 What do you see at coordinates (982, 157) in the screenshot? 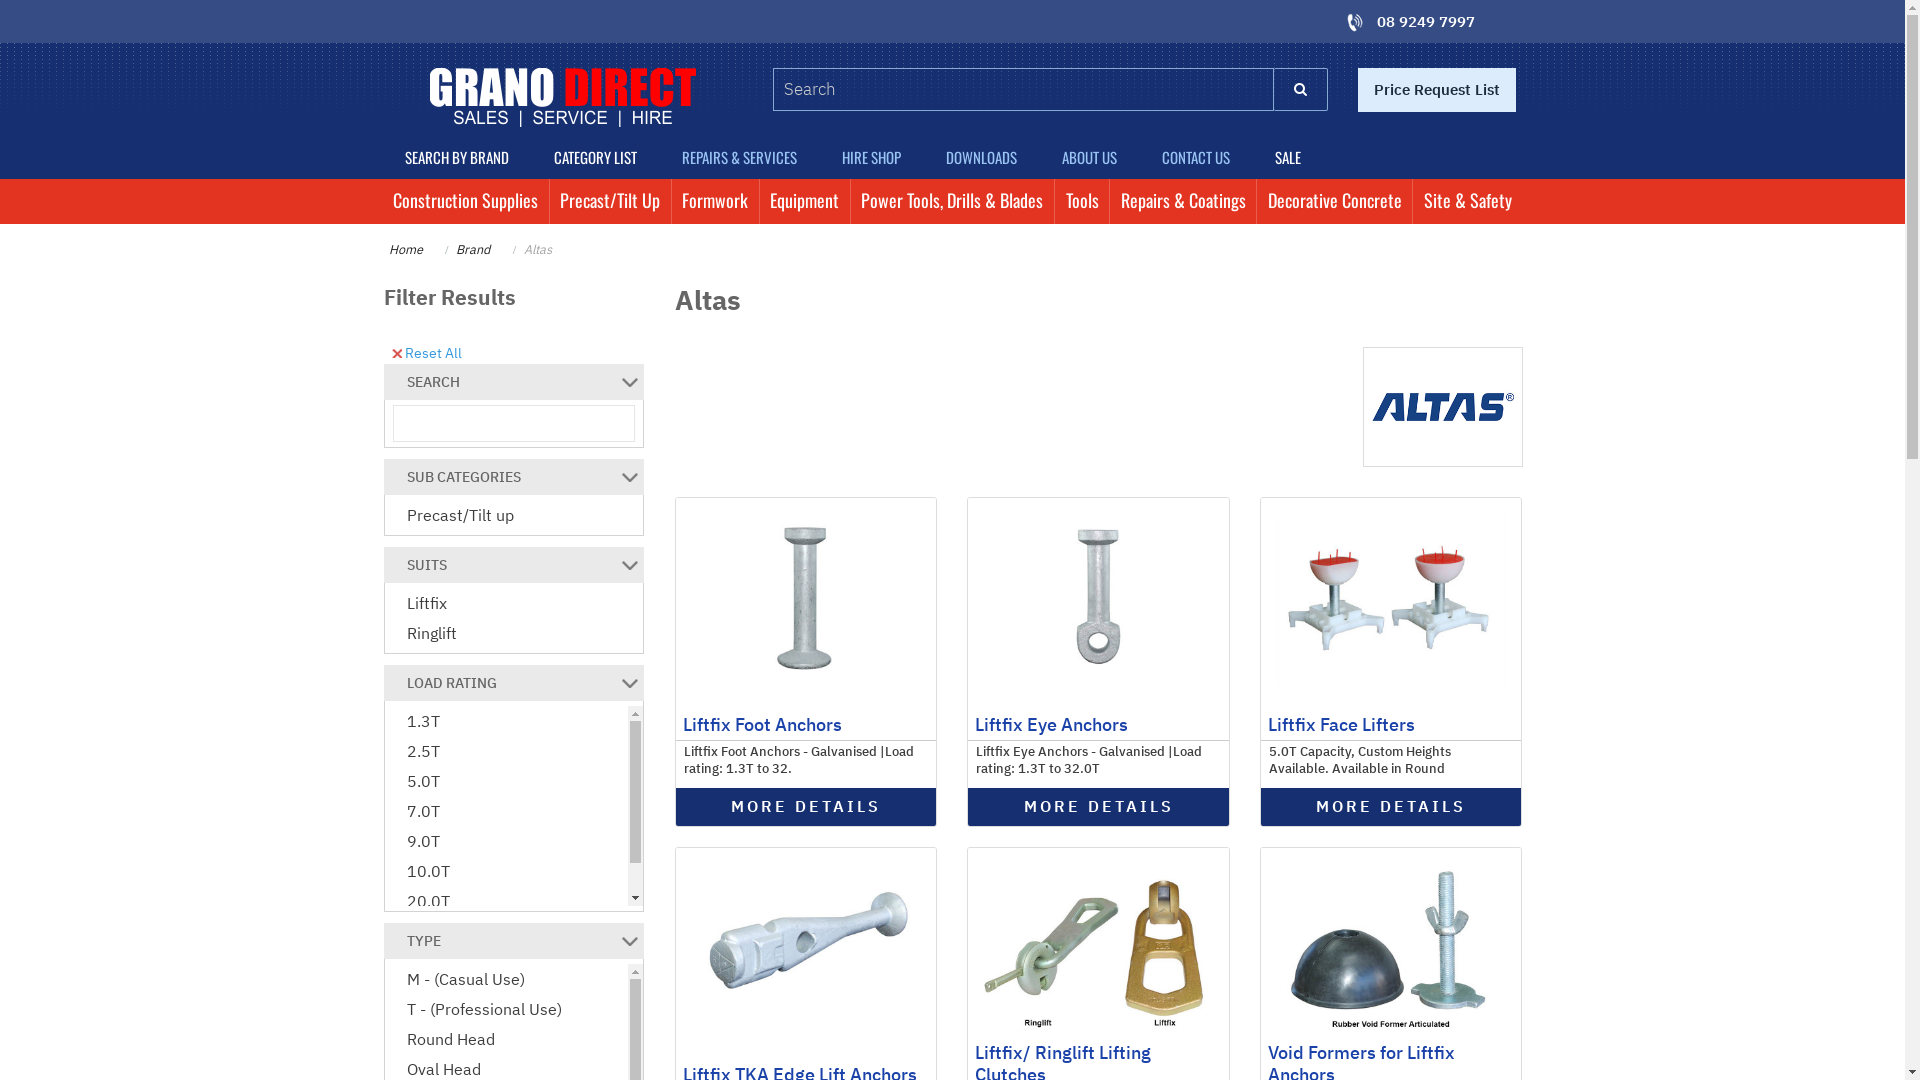
I see `'DOWNLOADS'` at bounding box center [982, 157].